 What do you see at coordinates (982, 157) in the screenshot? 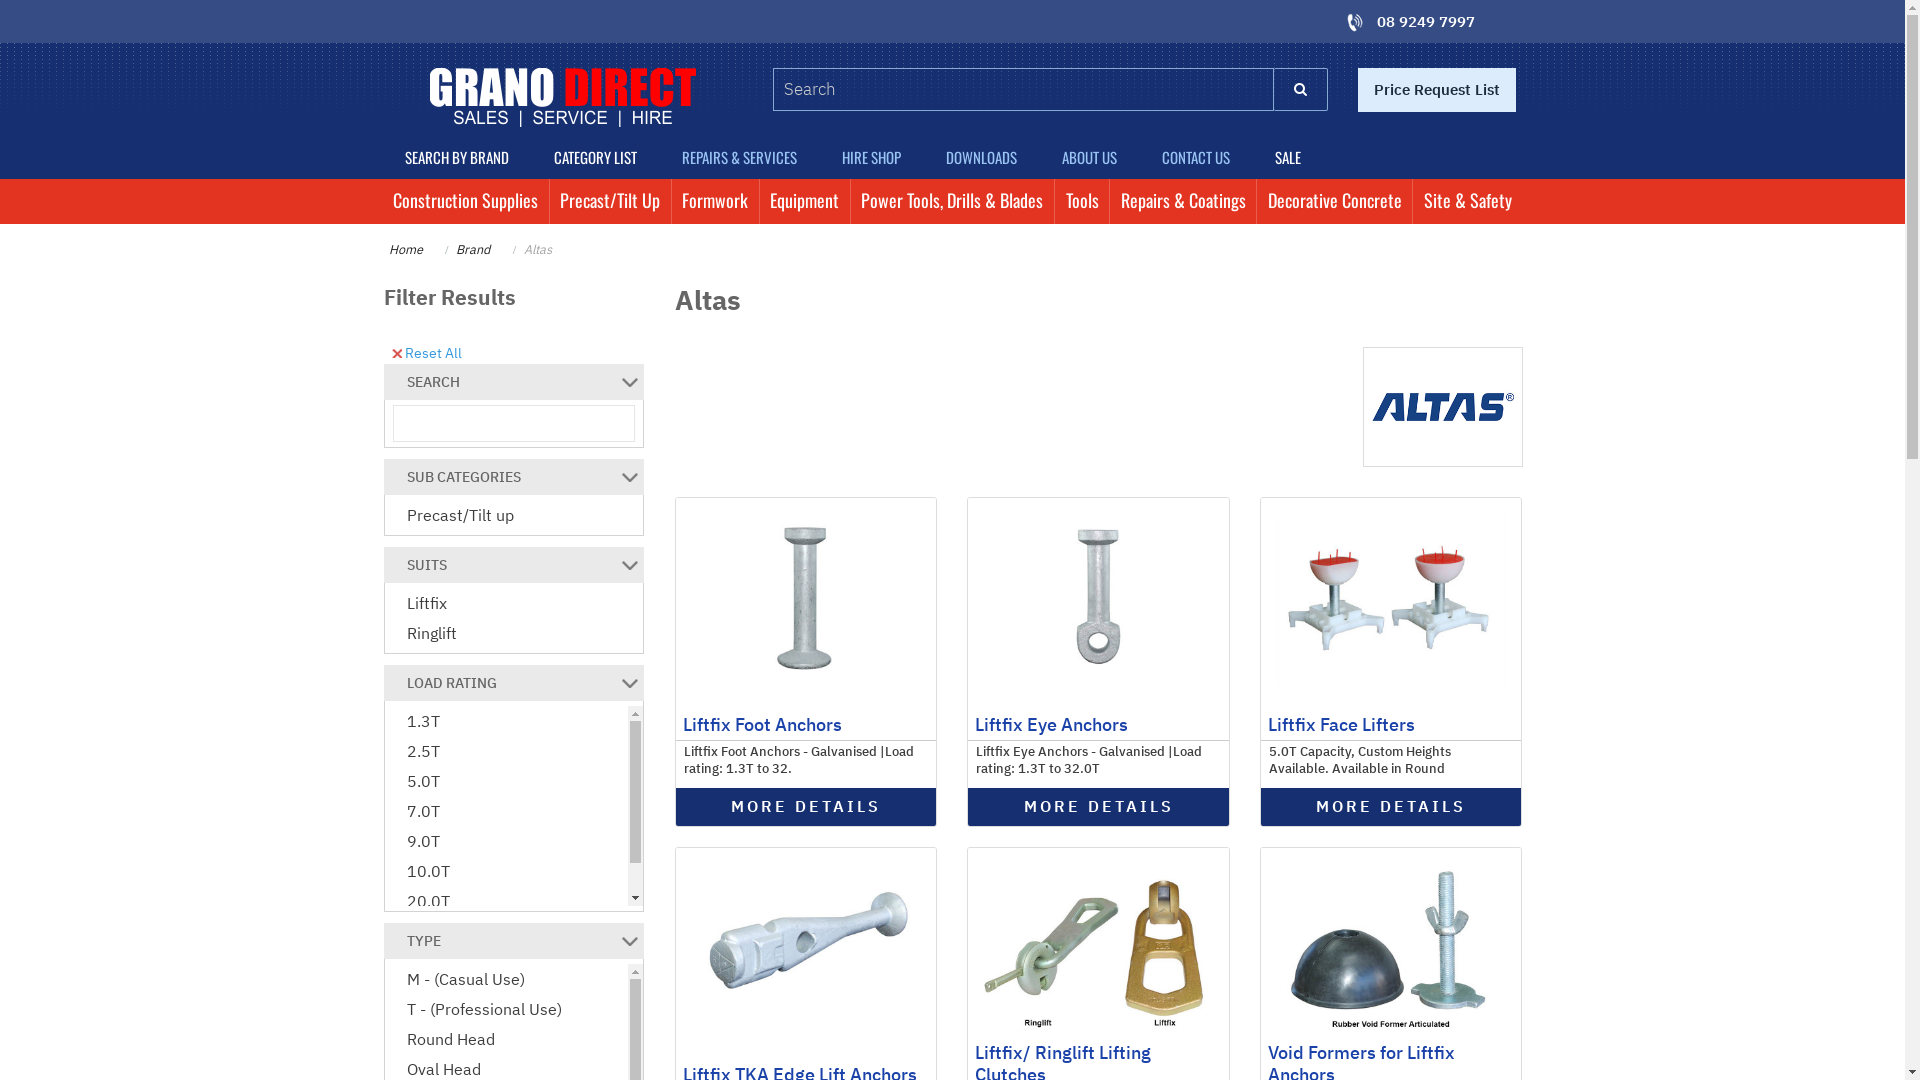
I see `'DOWNLOADS'` at bounding box center [982, 157].